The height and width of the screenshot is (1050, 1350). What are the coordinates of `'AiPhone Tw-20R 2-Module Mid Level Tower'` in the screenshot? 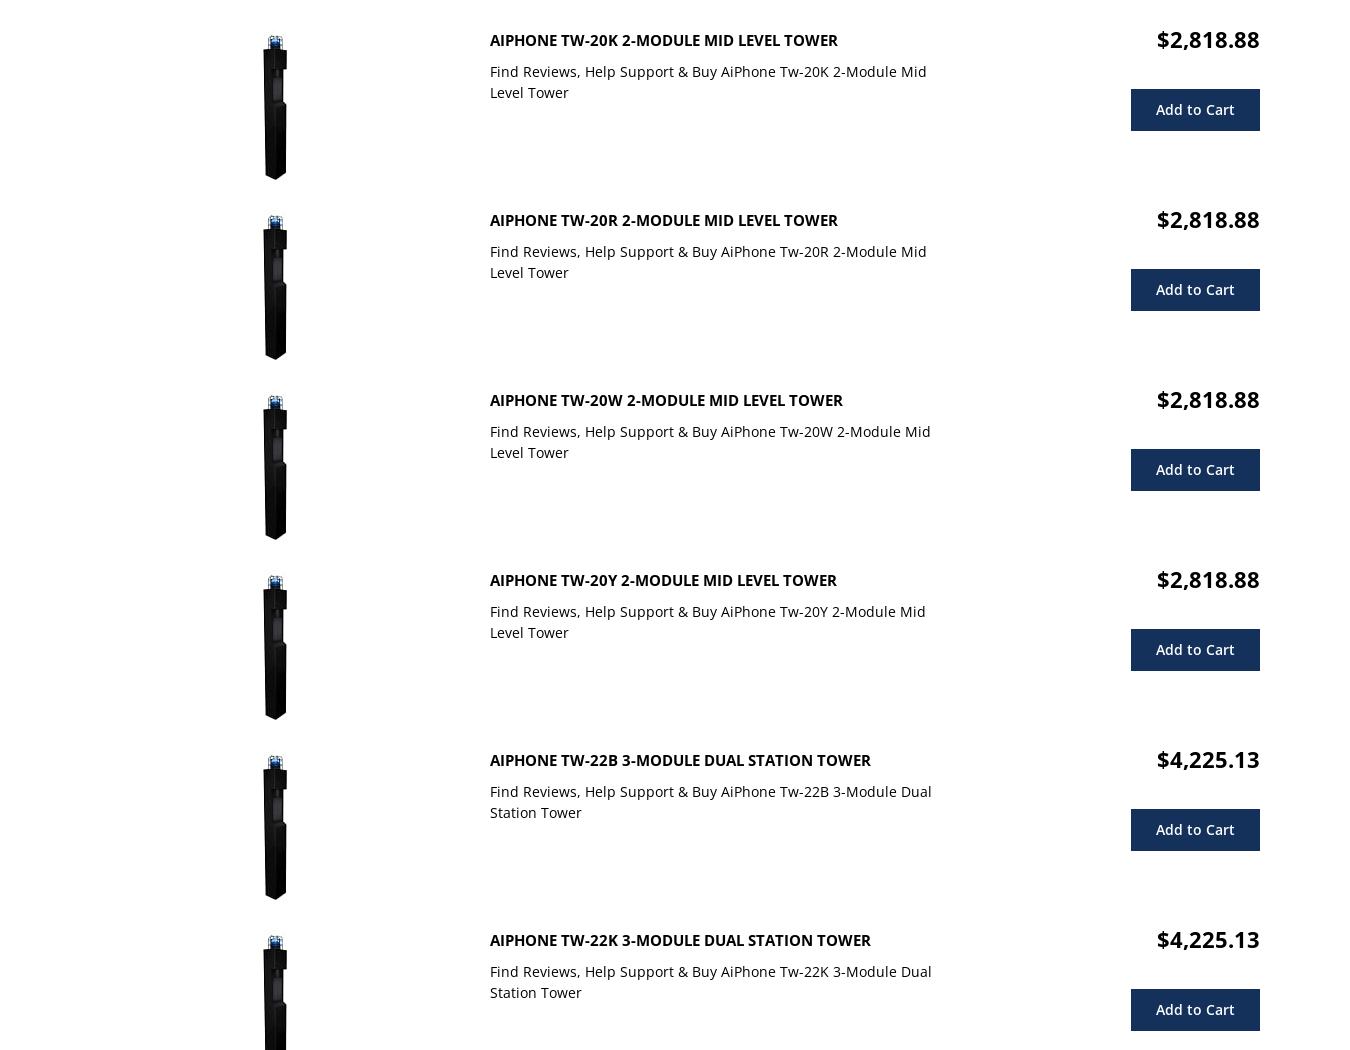 It's located at (664, 218).